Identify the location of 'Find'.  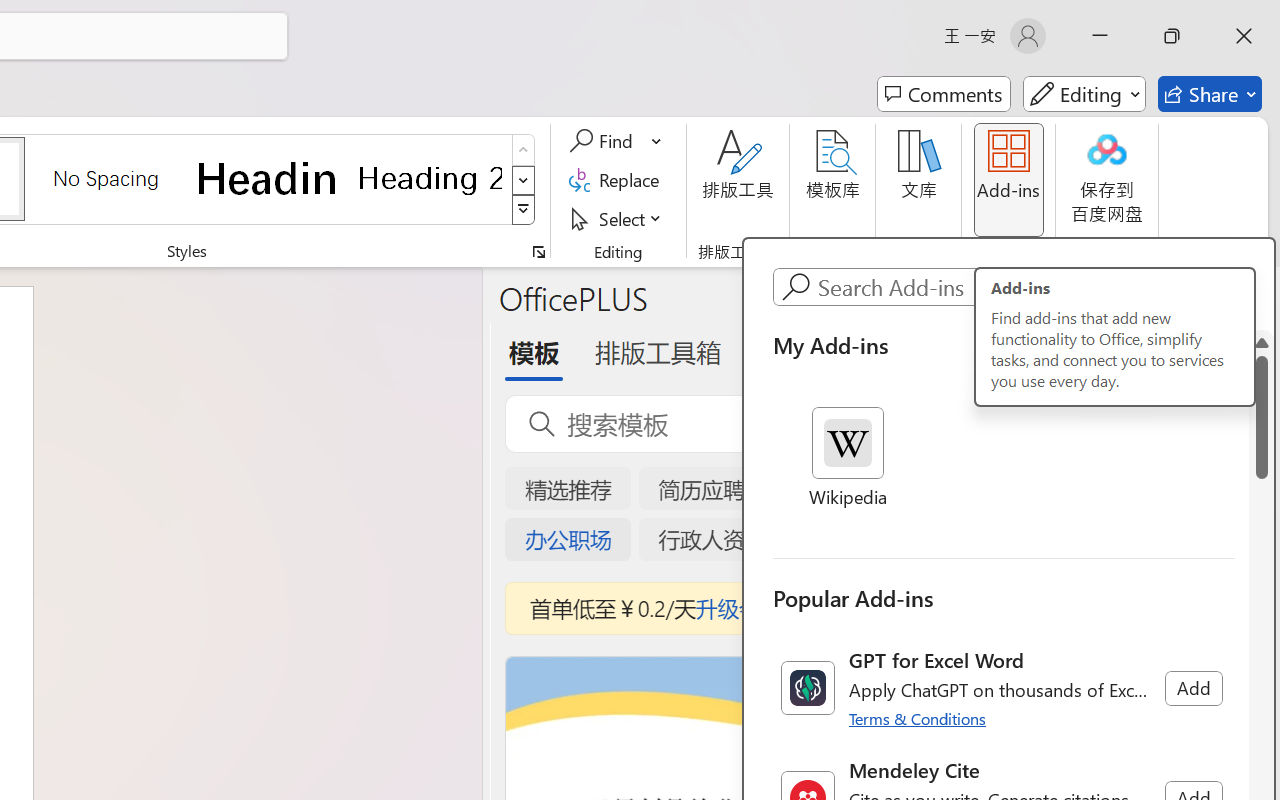
(615, 141).